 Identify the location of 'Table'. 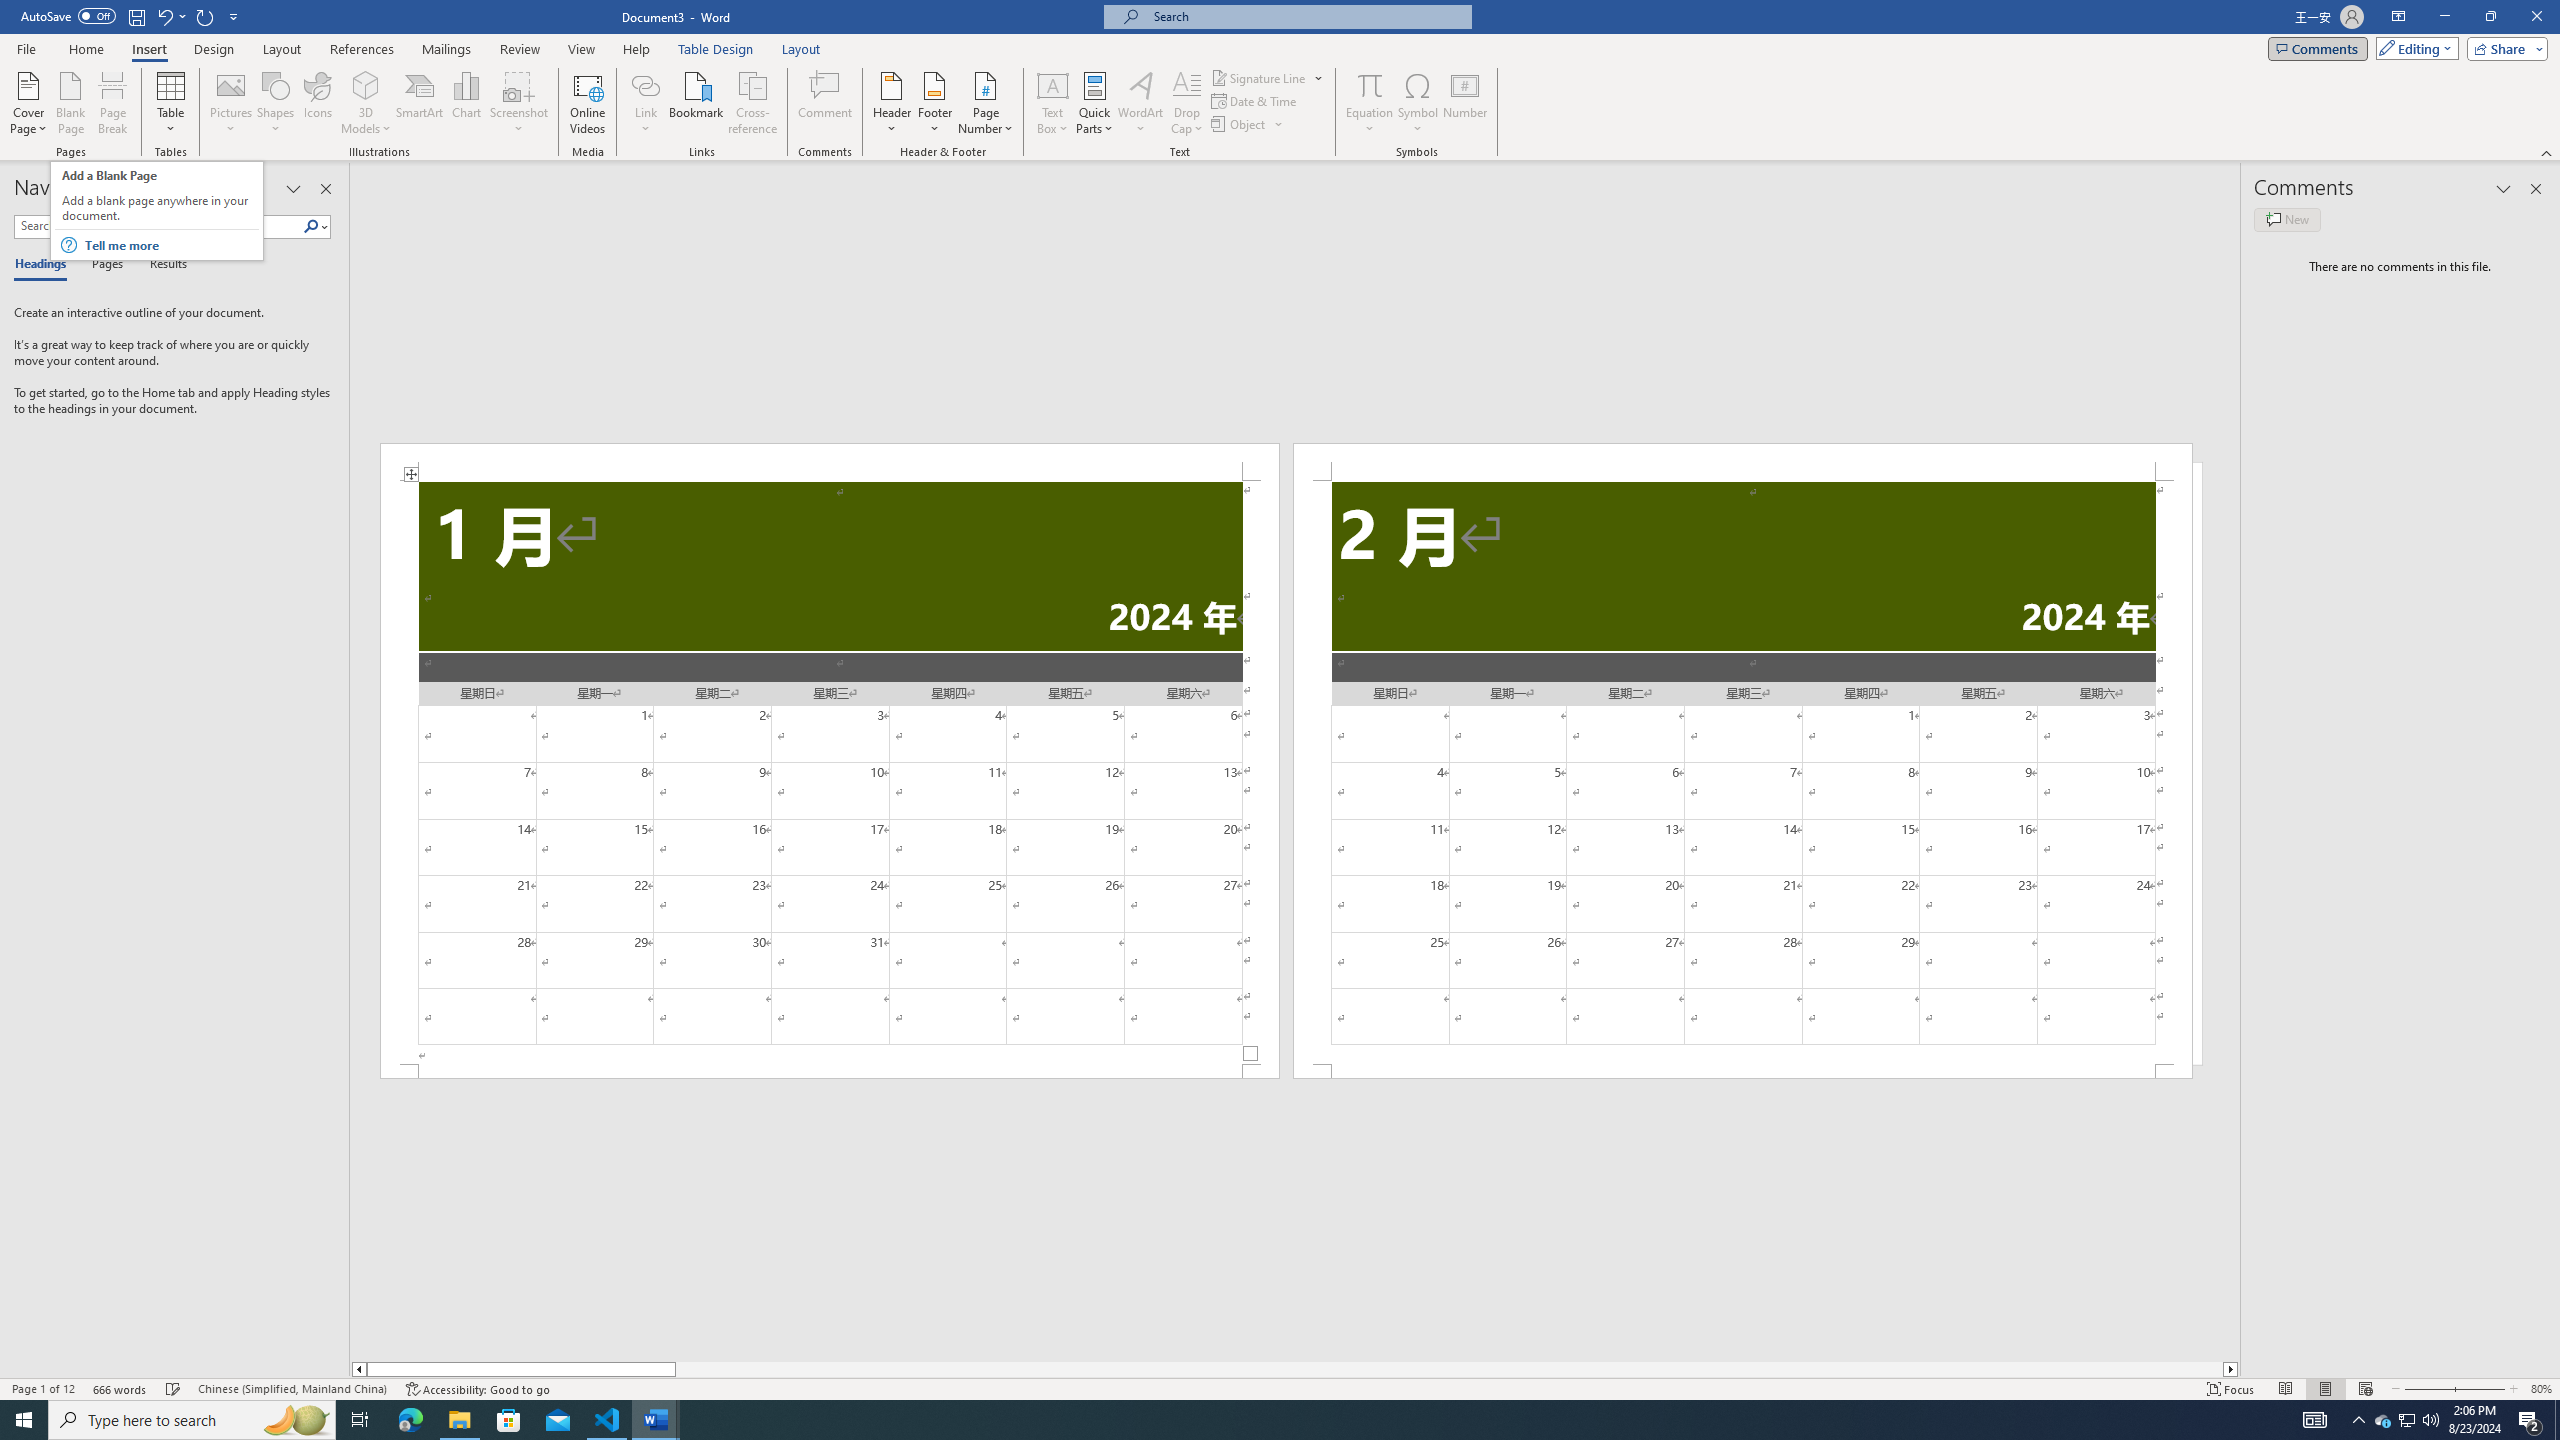
(171, 103).